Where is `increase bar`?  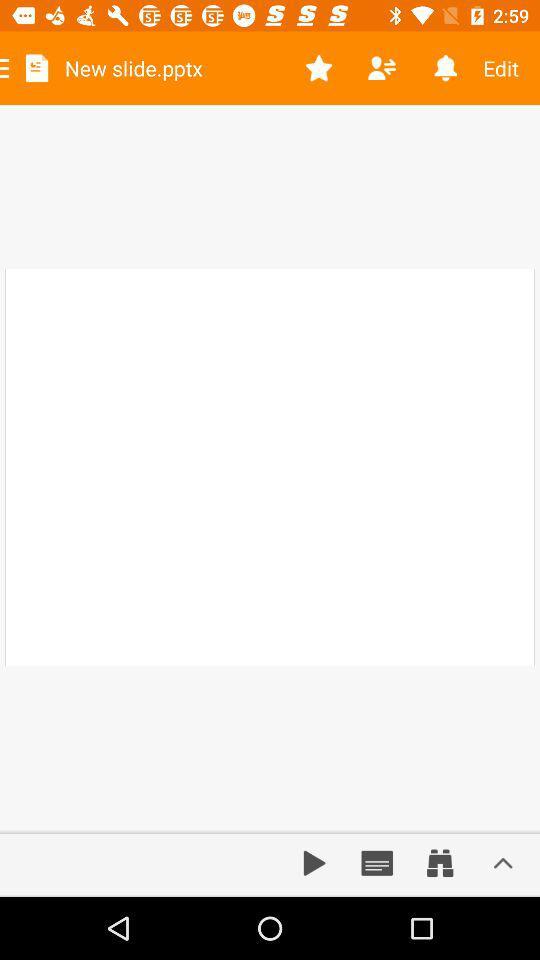
increase bar is located at coordinates (502, 862).